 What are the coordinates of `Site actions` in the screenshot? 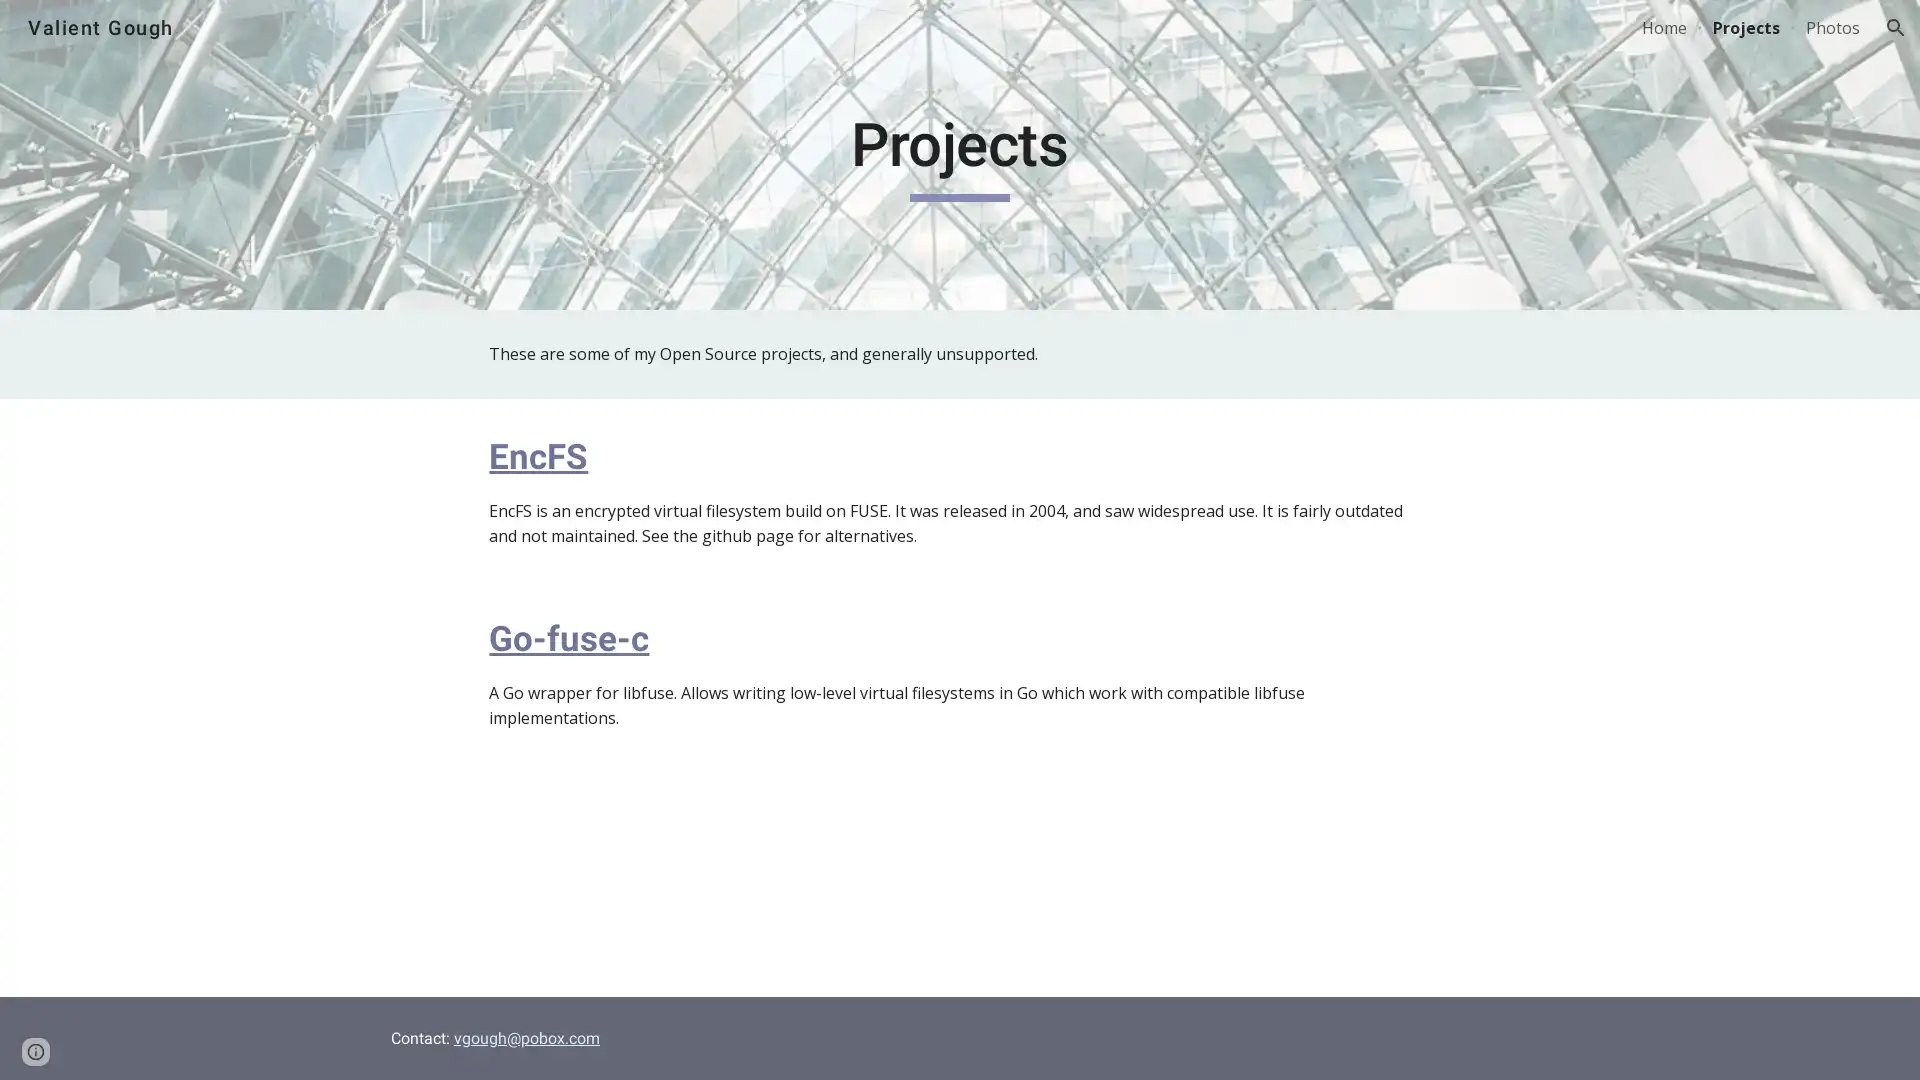 It's located at (35, 1044).